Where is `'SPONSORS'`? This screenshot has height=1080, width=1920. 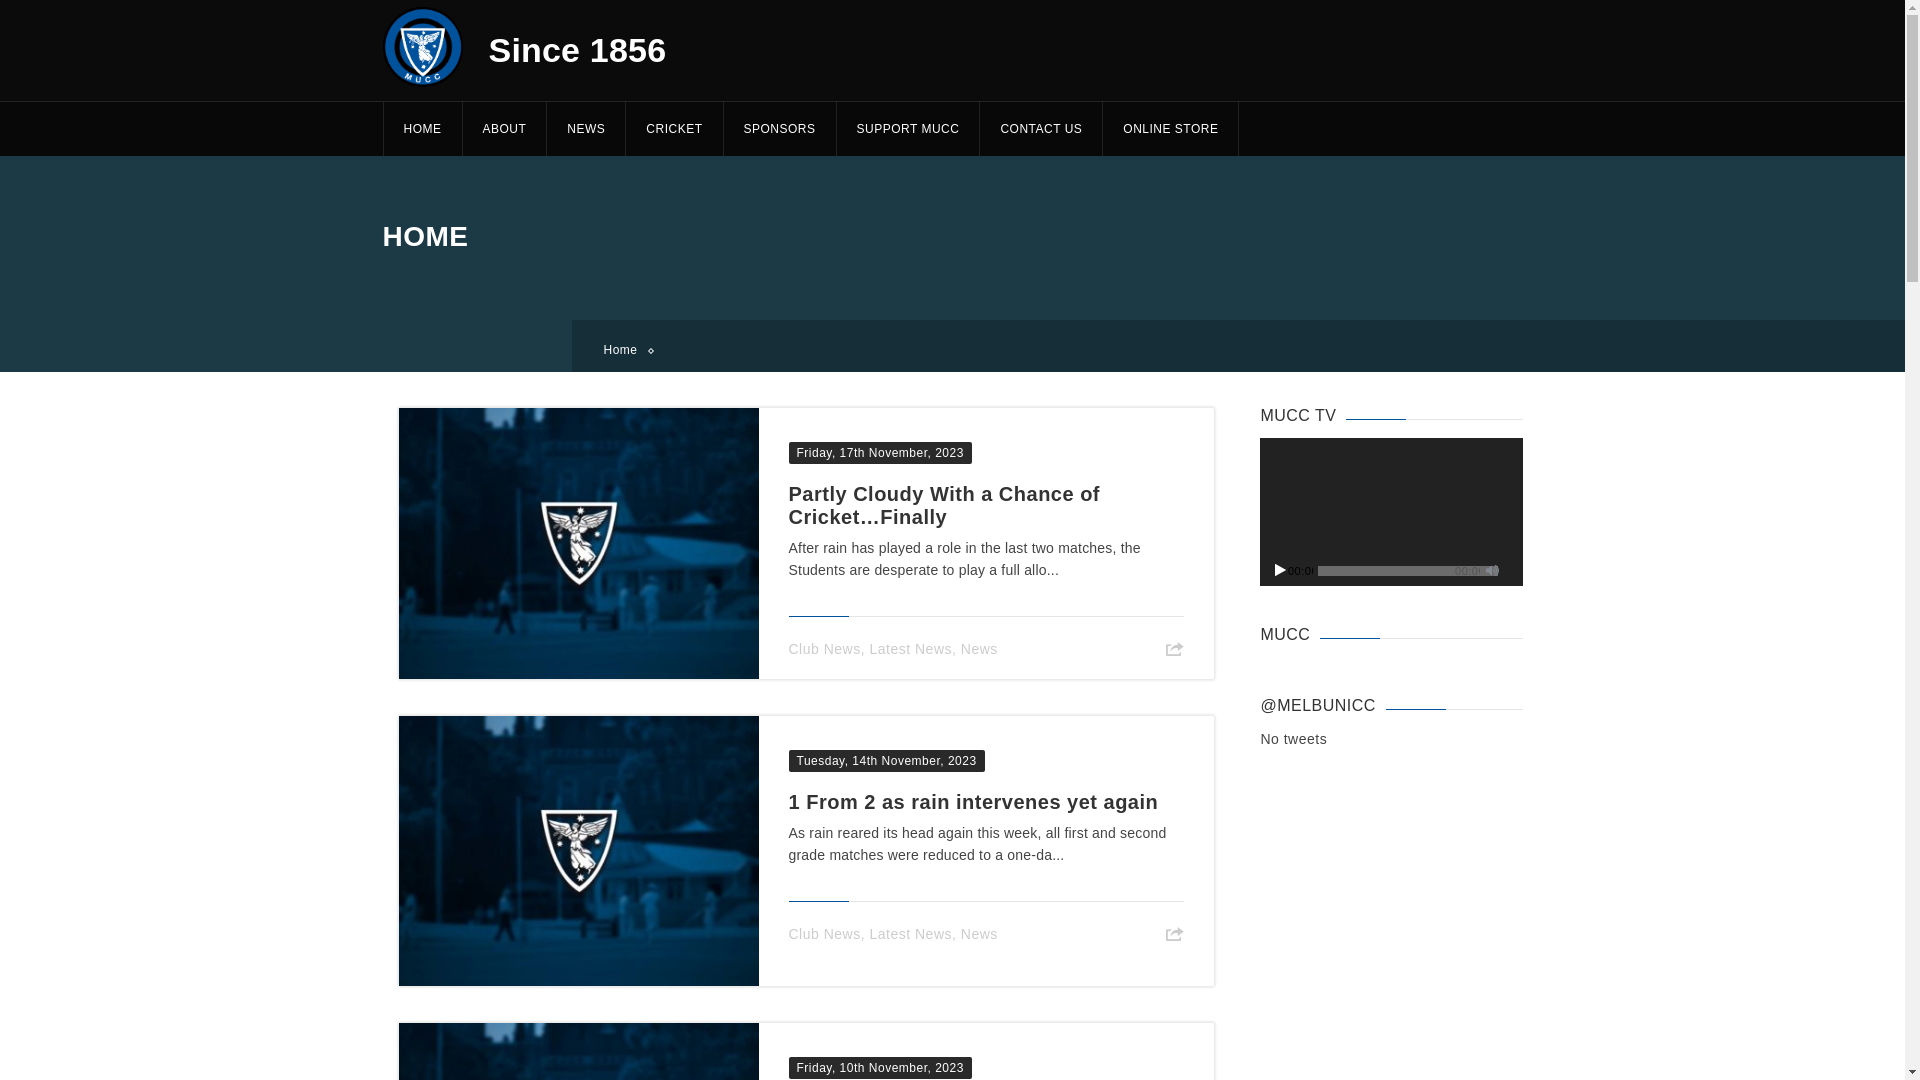
'SPONSORS' is located at coordinates (778, 128).